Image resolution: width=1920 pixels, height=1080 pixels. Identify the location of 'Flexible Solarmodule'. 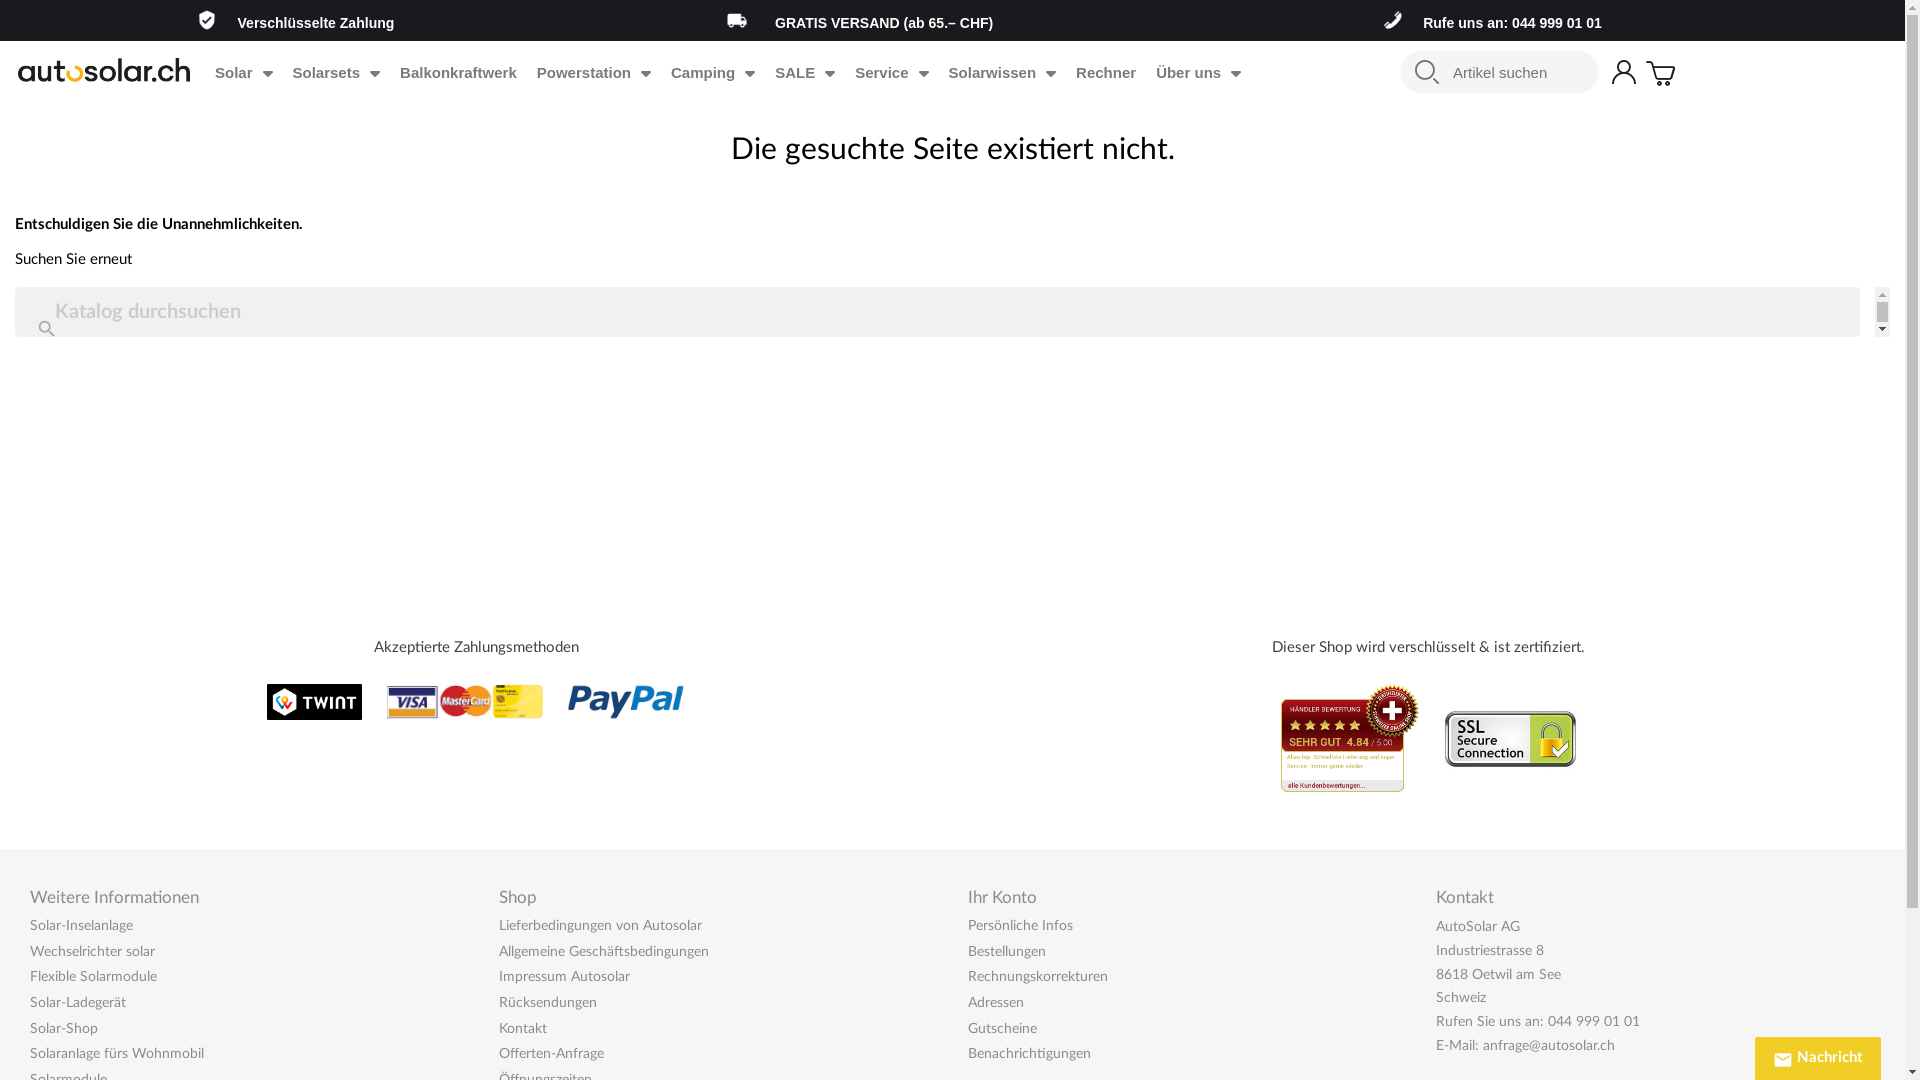
(92, 975).